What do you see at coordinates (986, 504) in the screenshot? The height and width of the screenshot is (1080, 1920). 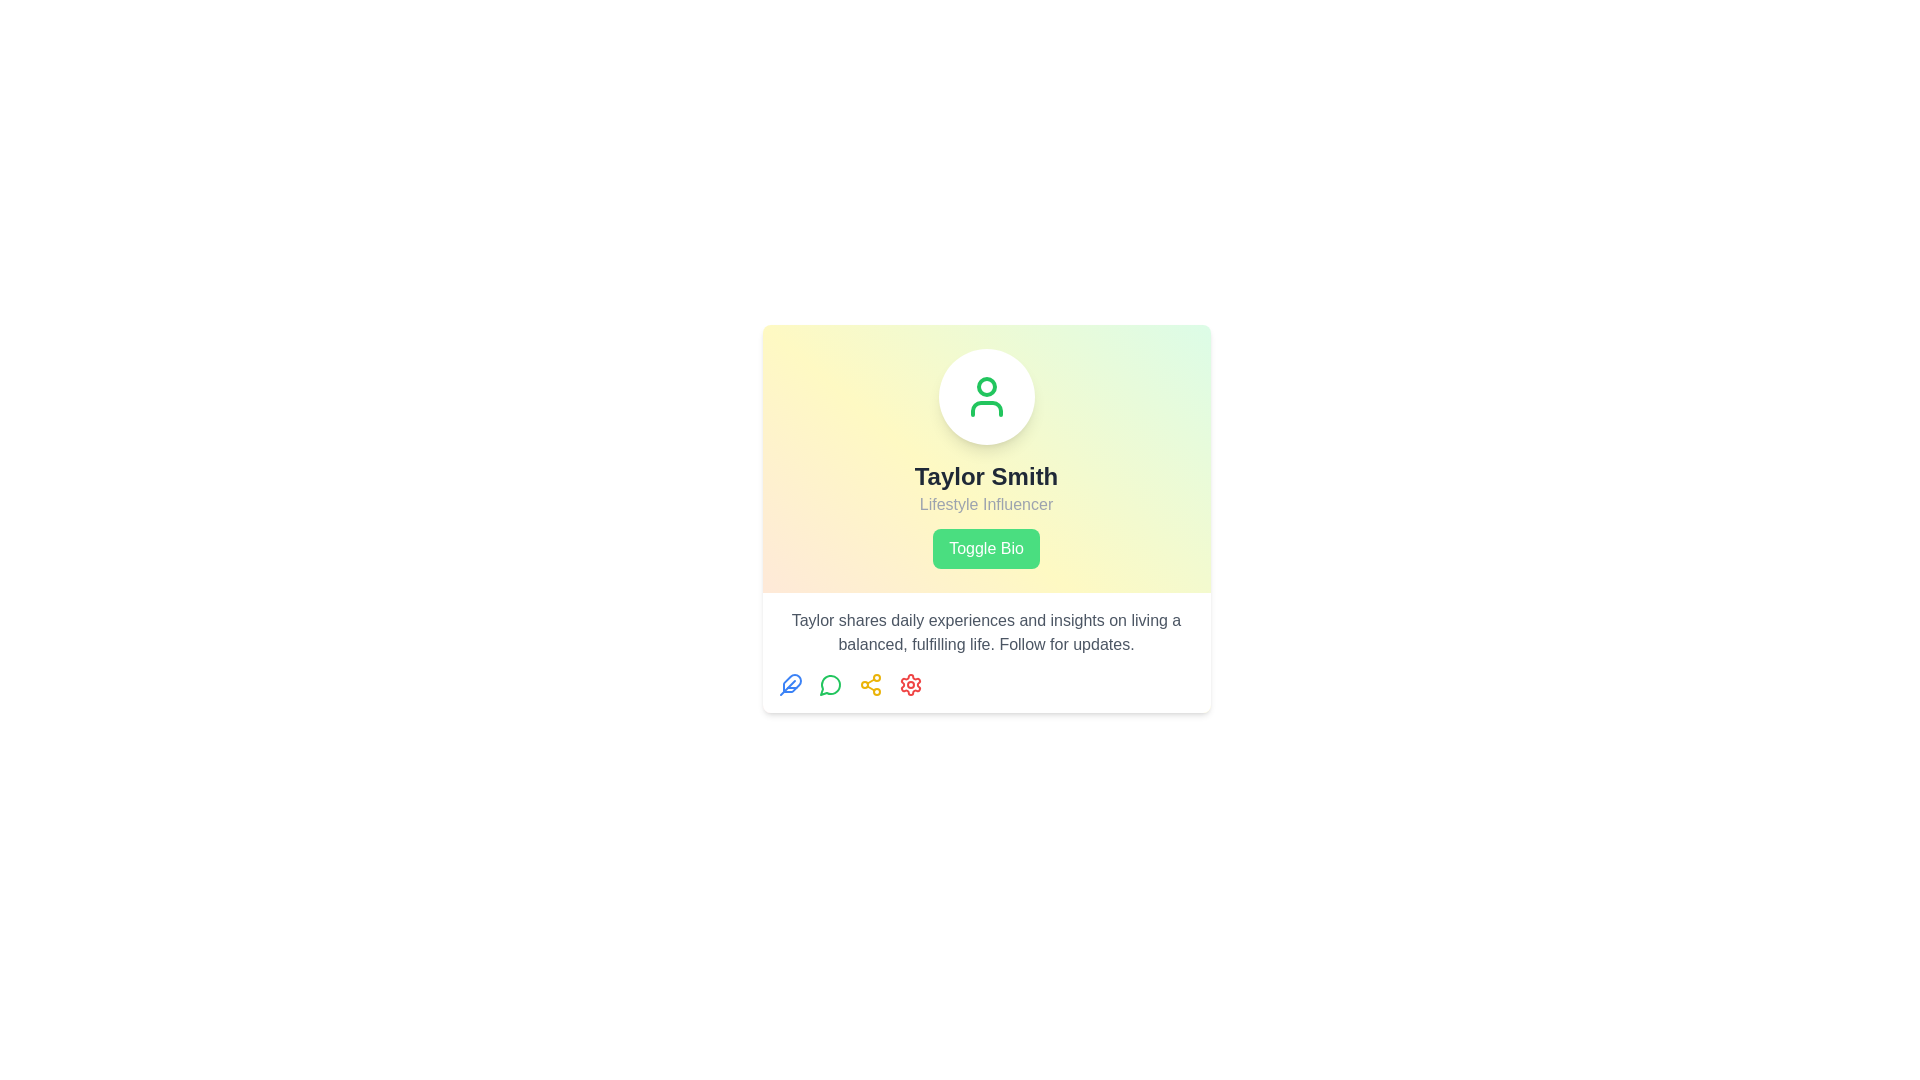 I see `the text label that reads 'Lifestyle Influencer', which is styled in a smaller, muted gray font and positioned directly beneath the title 'Taylor Smith'` at bounding box center [986, 504].